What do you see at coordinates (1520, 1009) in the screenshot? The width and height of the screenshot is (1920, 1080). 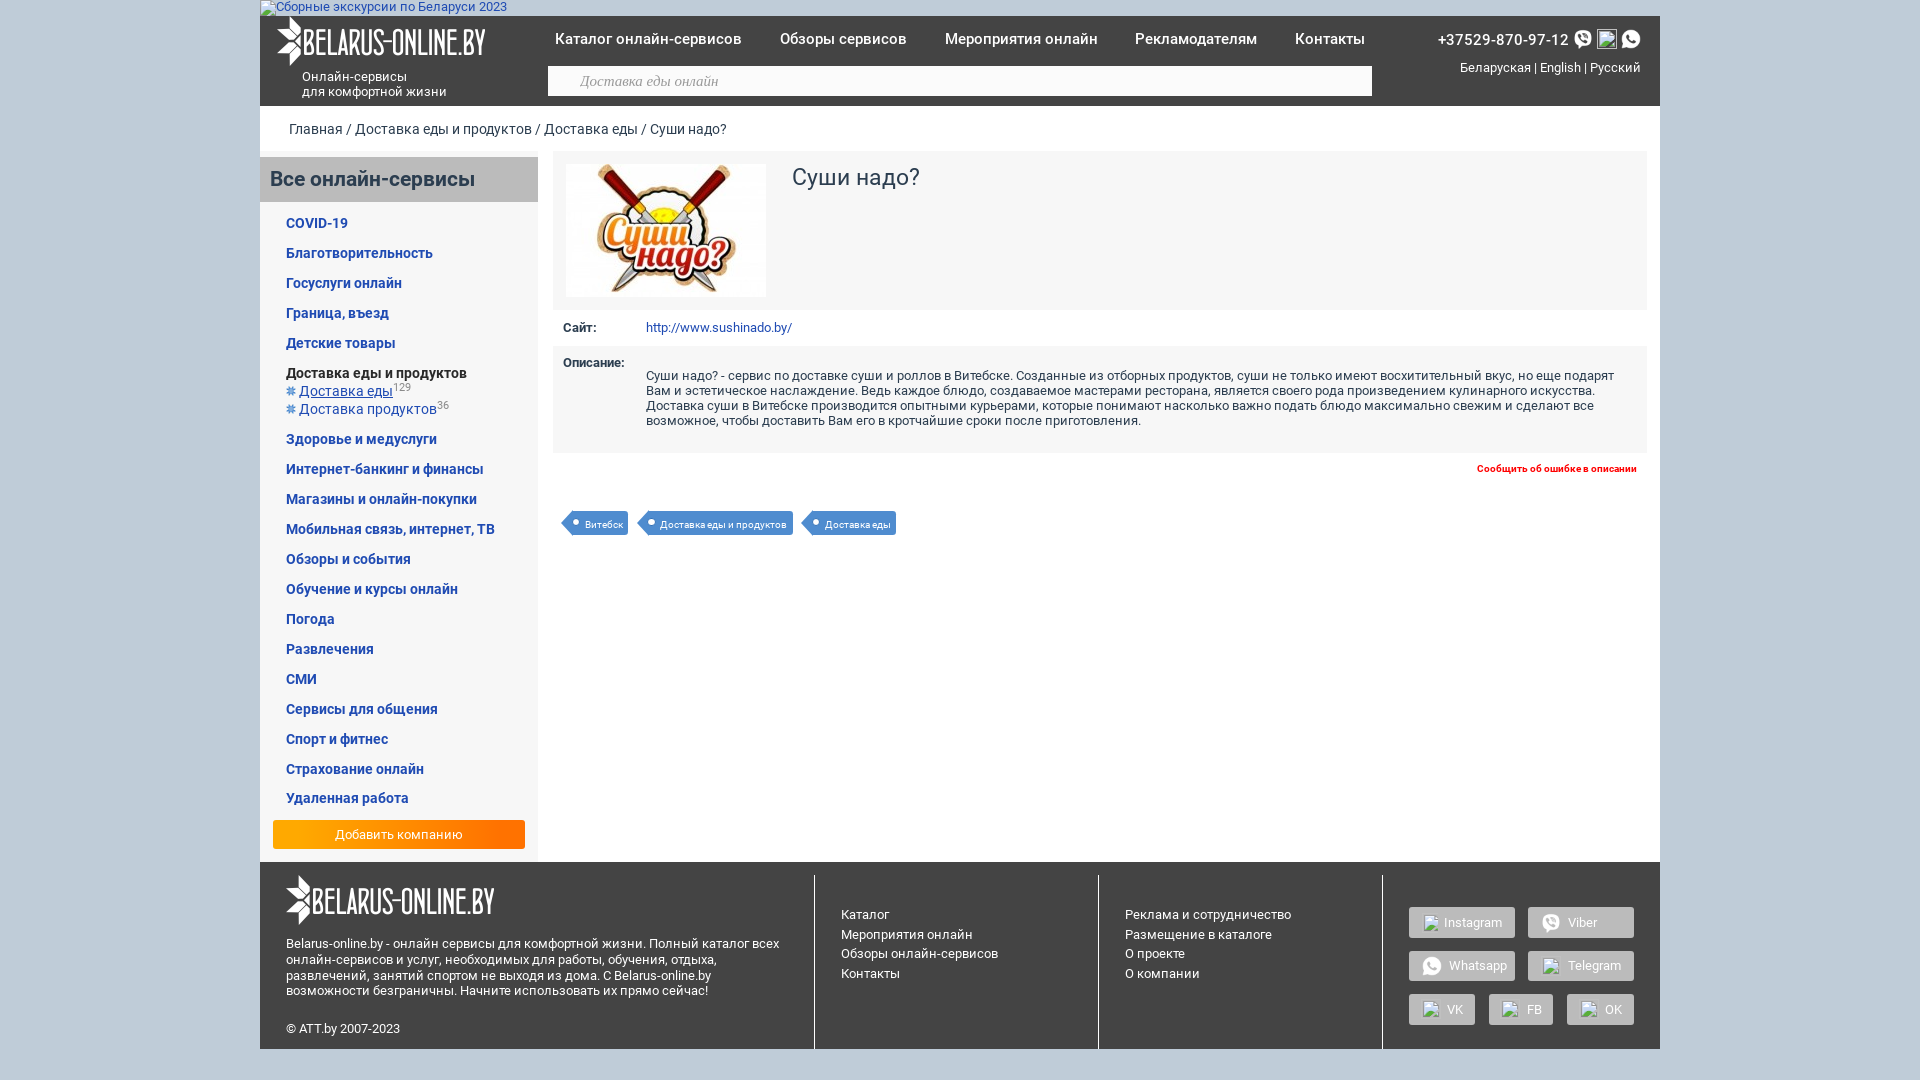 I see `'FB'` at bounding box center [1520, 1009].